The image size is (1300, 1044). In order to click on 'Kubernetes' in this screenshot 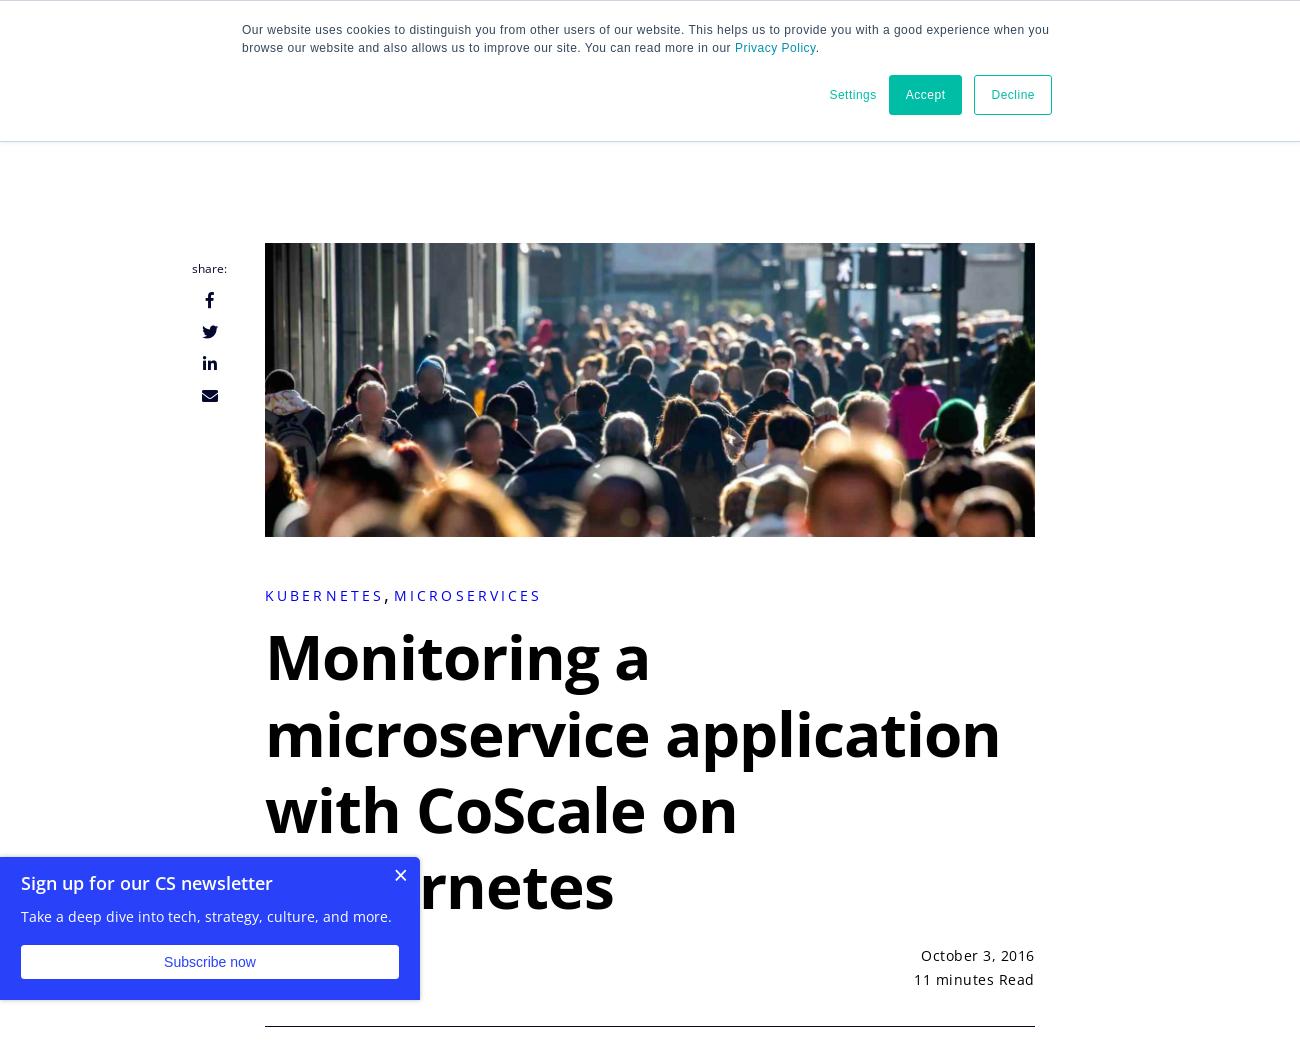, I will do `click(263, 595)`.